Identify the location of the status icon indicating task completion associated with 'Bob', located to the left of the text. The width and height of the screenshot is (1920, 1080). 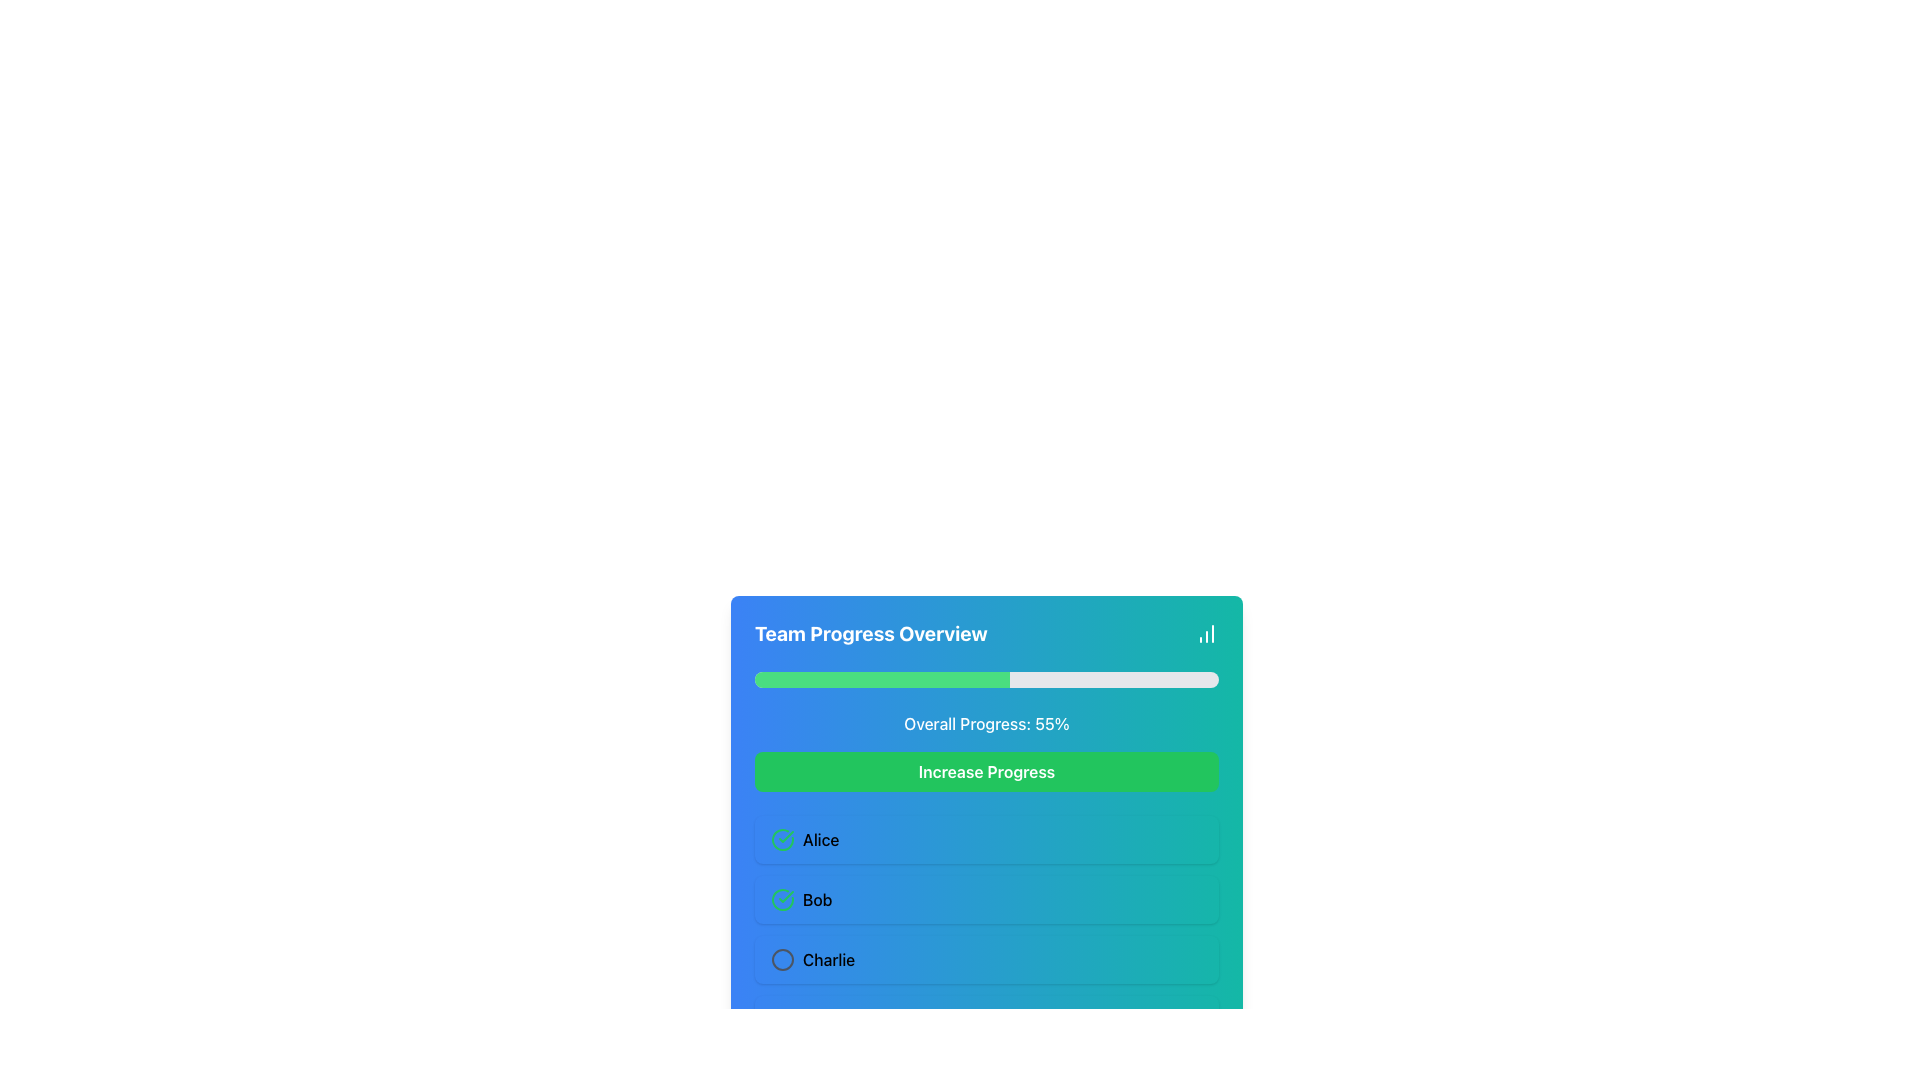
(781, 898).